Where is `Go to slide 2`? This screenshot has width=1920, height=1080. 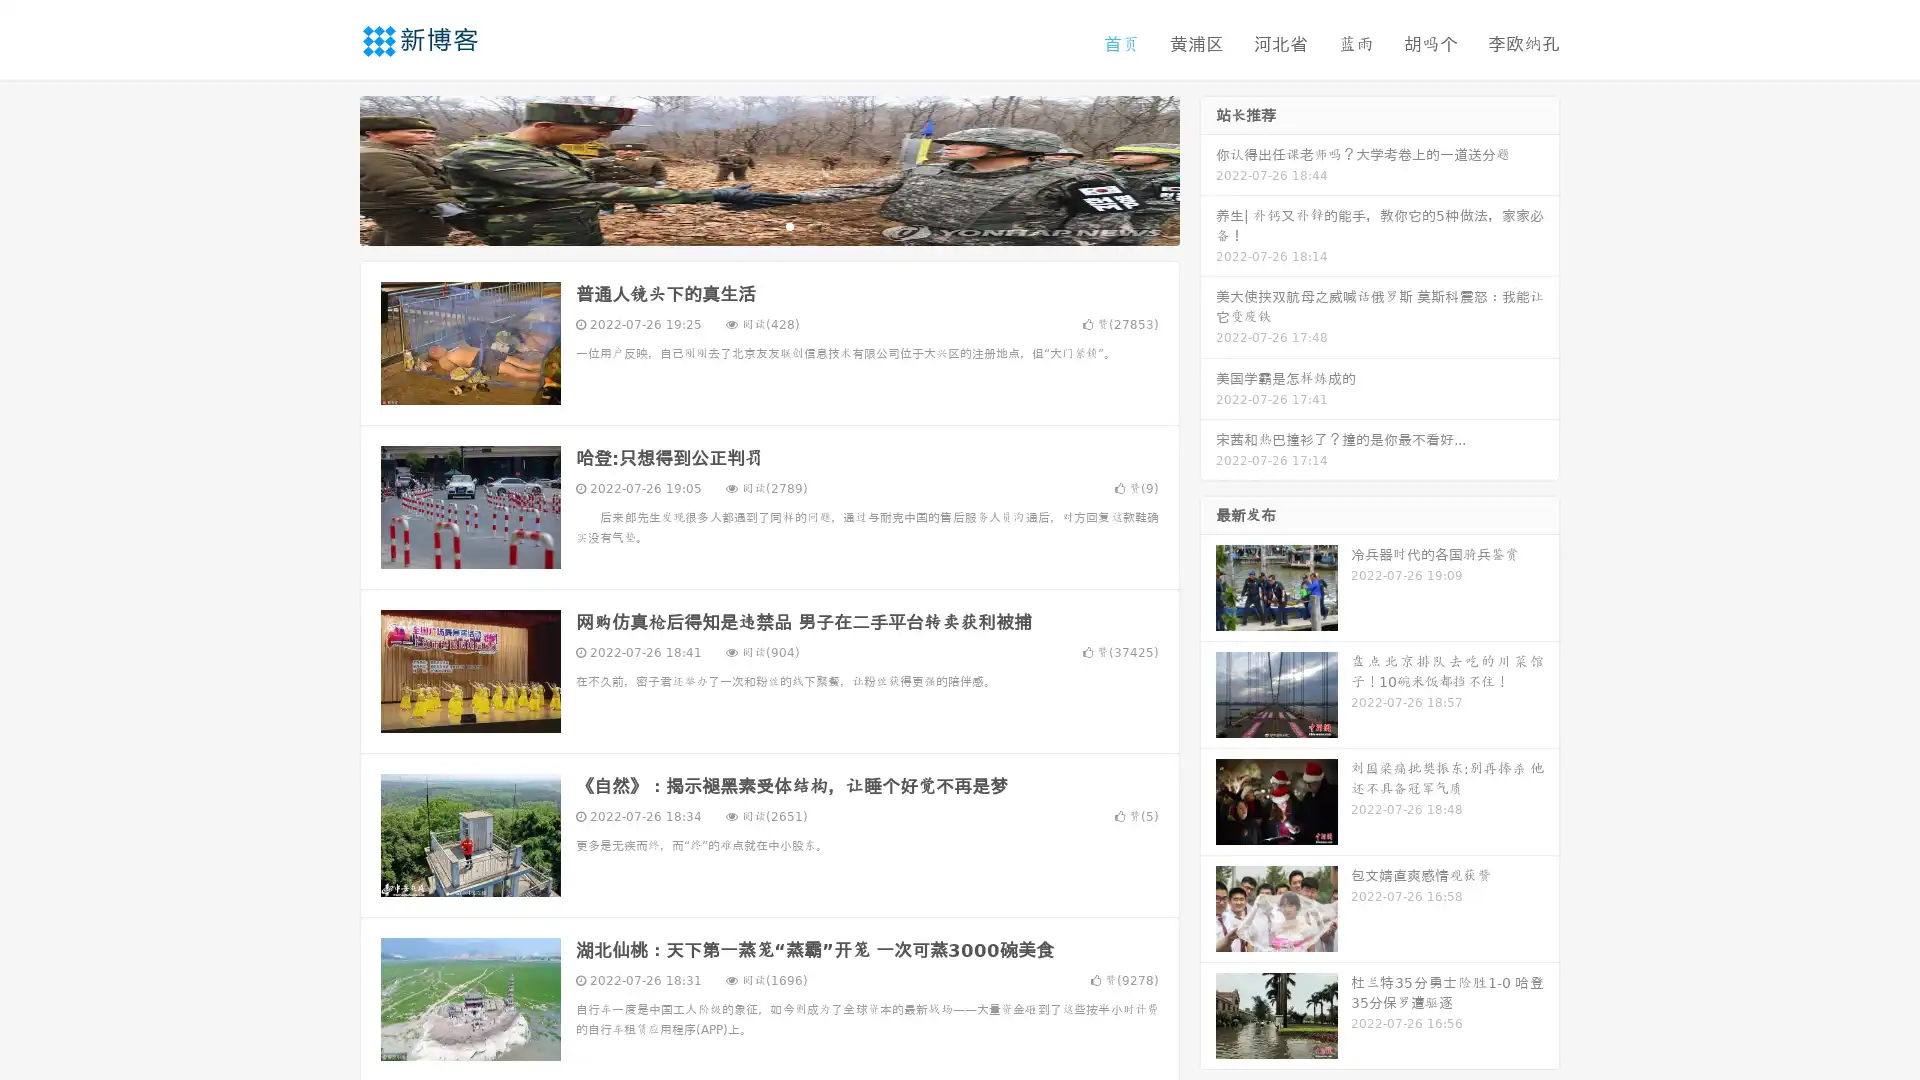
Go to slide 2 is located at coordinates (768, 225).